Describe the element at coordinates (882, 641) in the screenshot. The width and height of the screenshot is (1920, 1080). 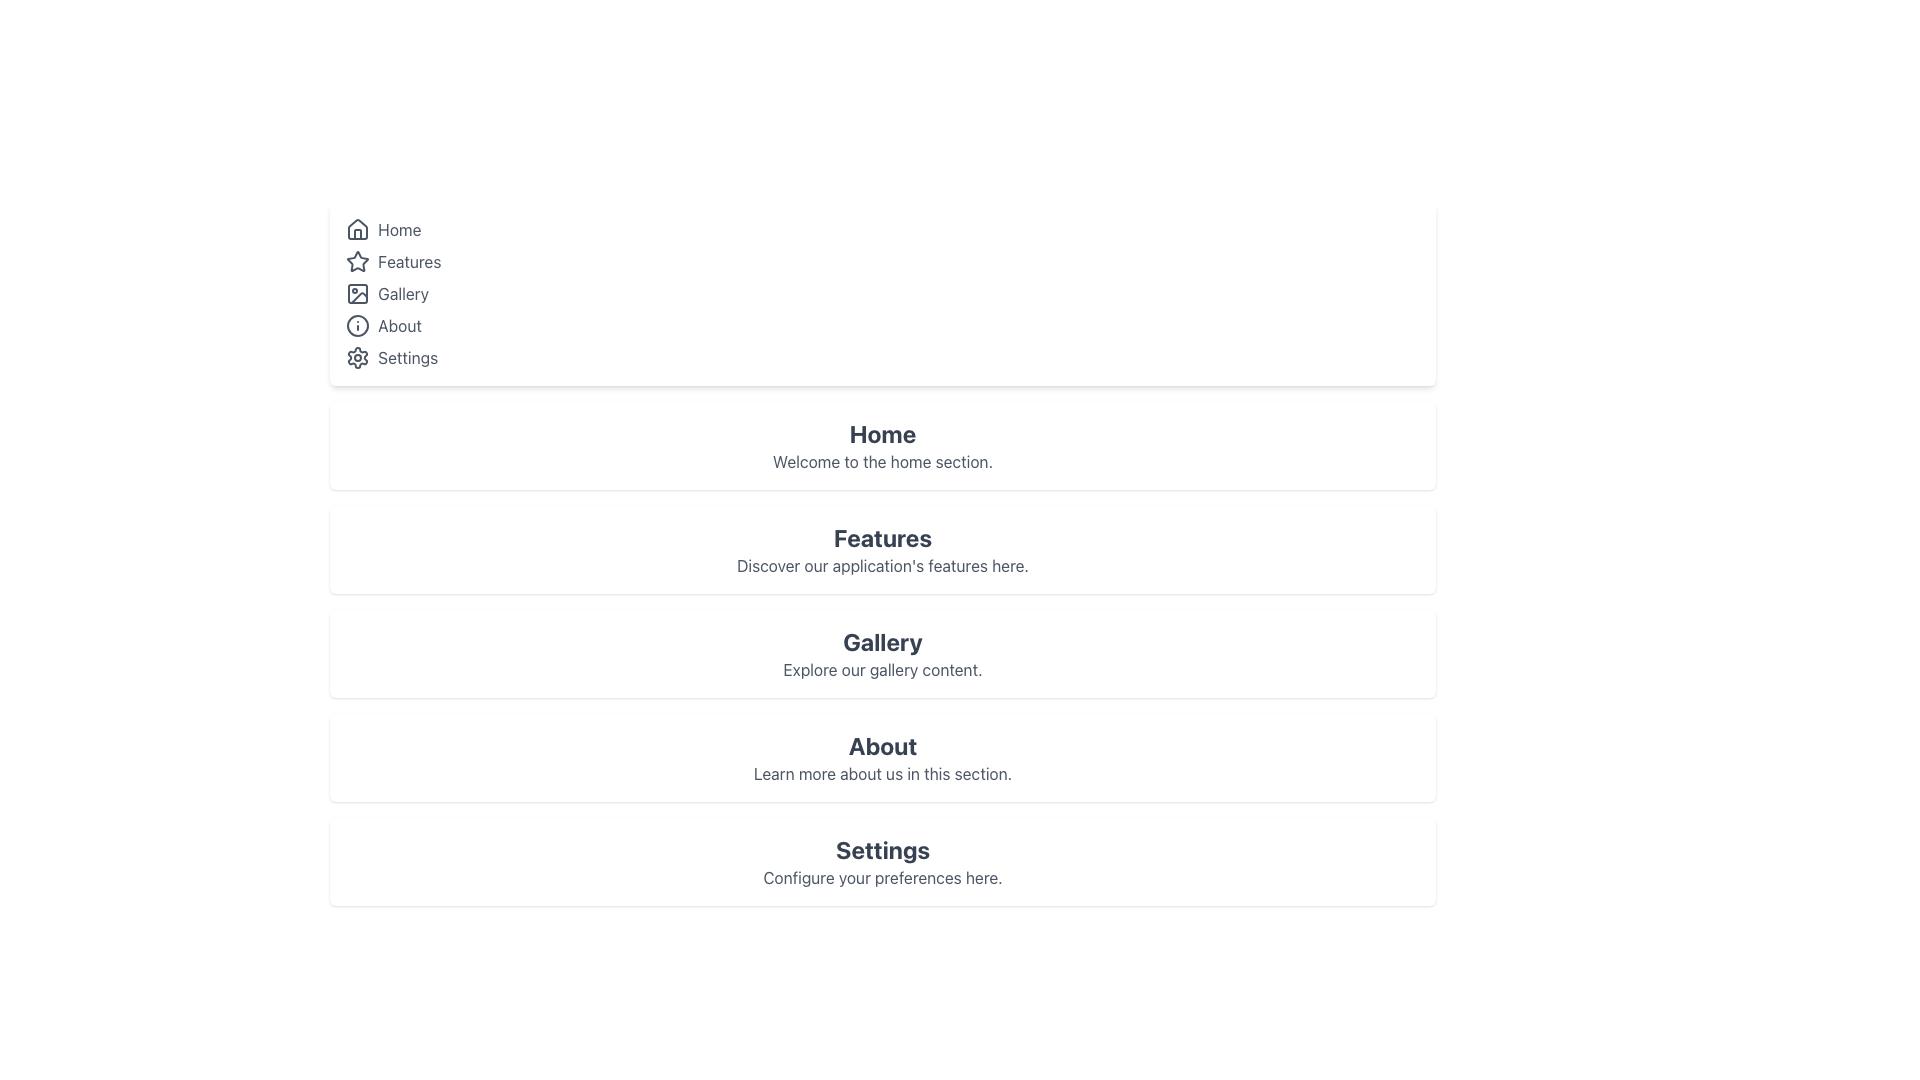
I see `title text element located at the center of the interface, positioned above the supporting text 'Explore our gallery content' within its panel` at that location.